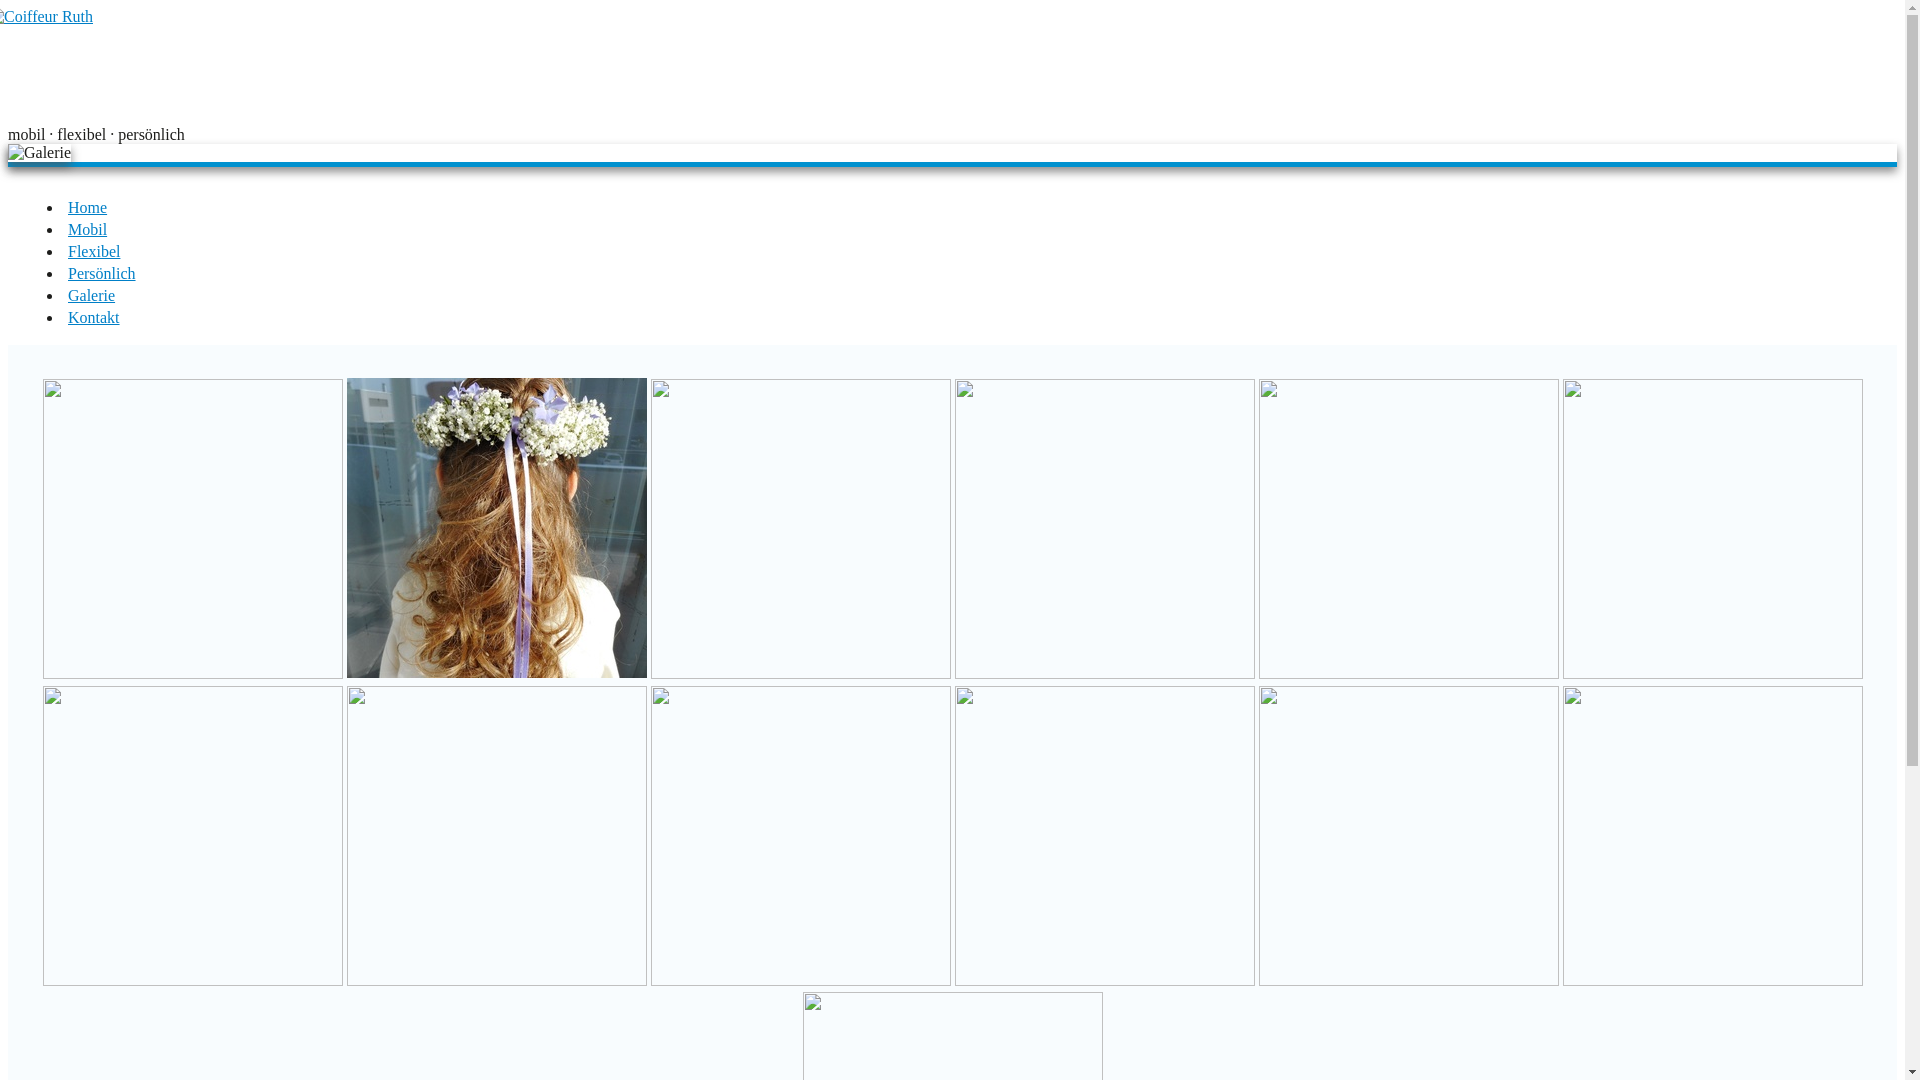 The height and width of the screenshot is (1080, 1920). What do you see at coordinates (86, 228) in the screenshot?
I see `'Mobil'` at bounding box center [86, 228].